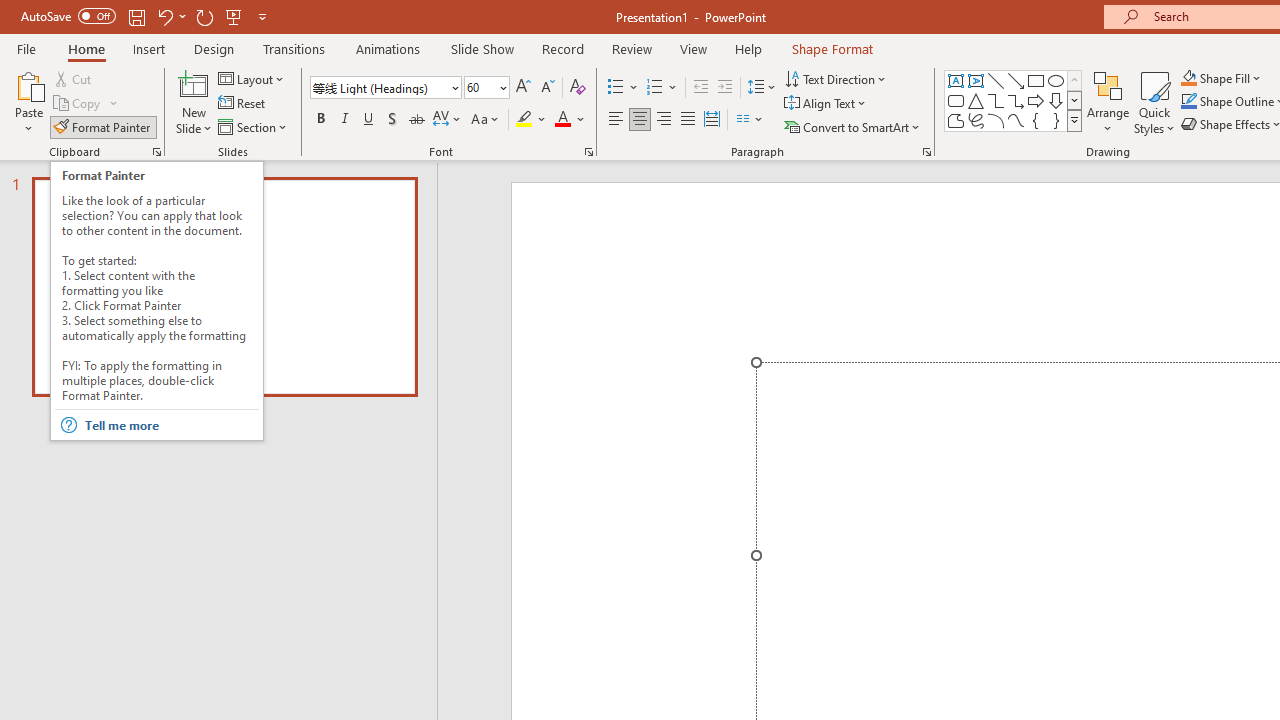 This screenshot has height=720, width=1280. I want to click on 'Text Box', so click(955, 80).